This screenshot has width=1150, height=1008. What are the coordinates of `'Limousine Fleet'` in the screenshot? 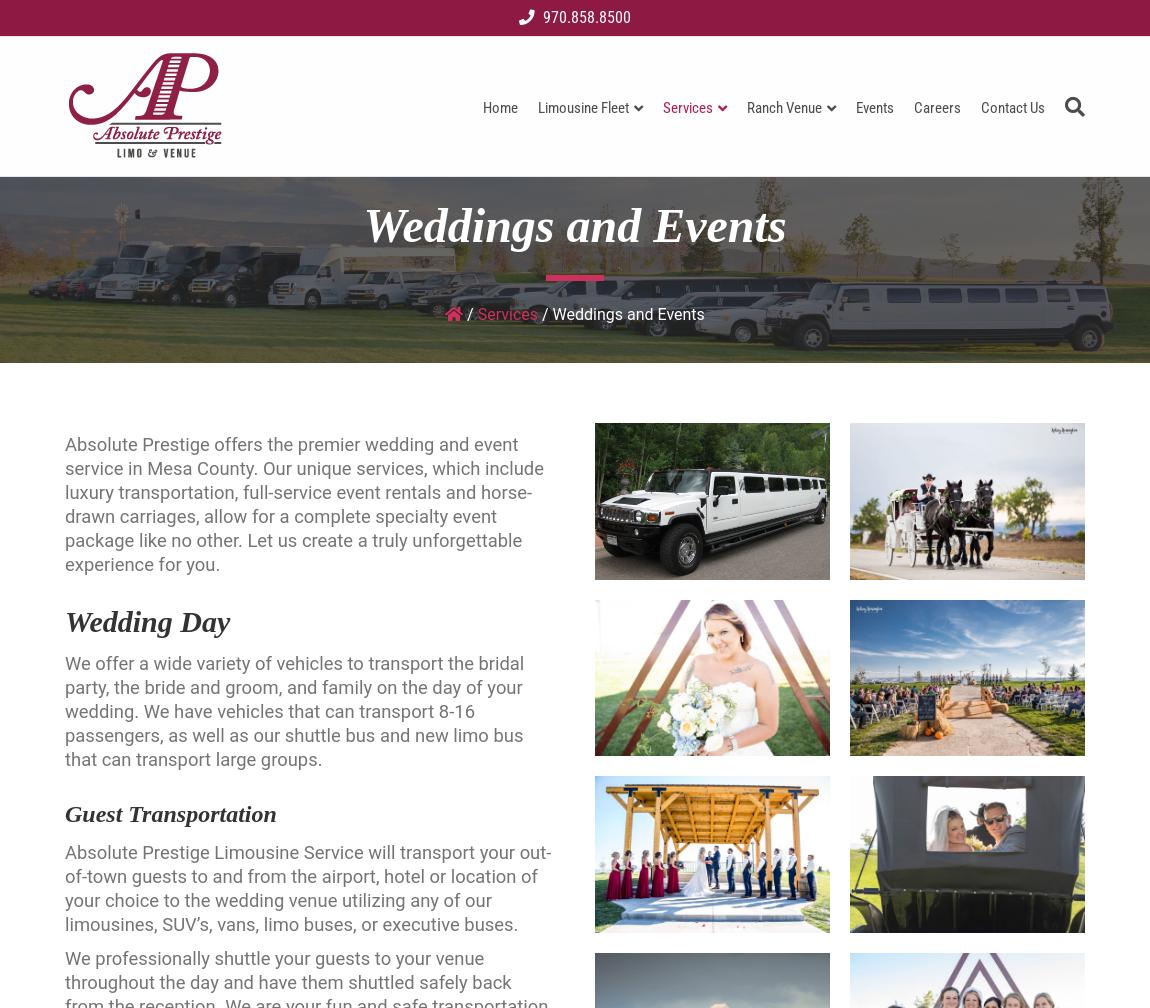 It's located at (537, 107).